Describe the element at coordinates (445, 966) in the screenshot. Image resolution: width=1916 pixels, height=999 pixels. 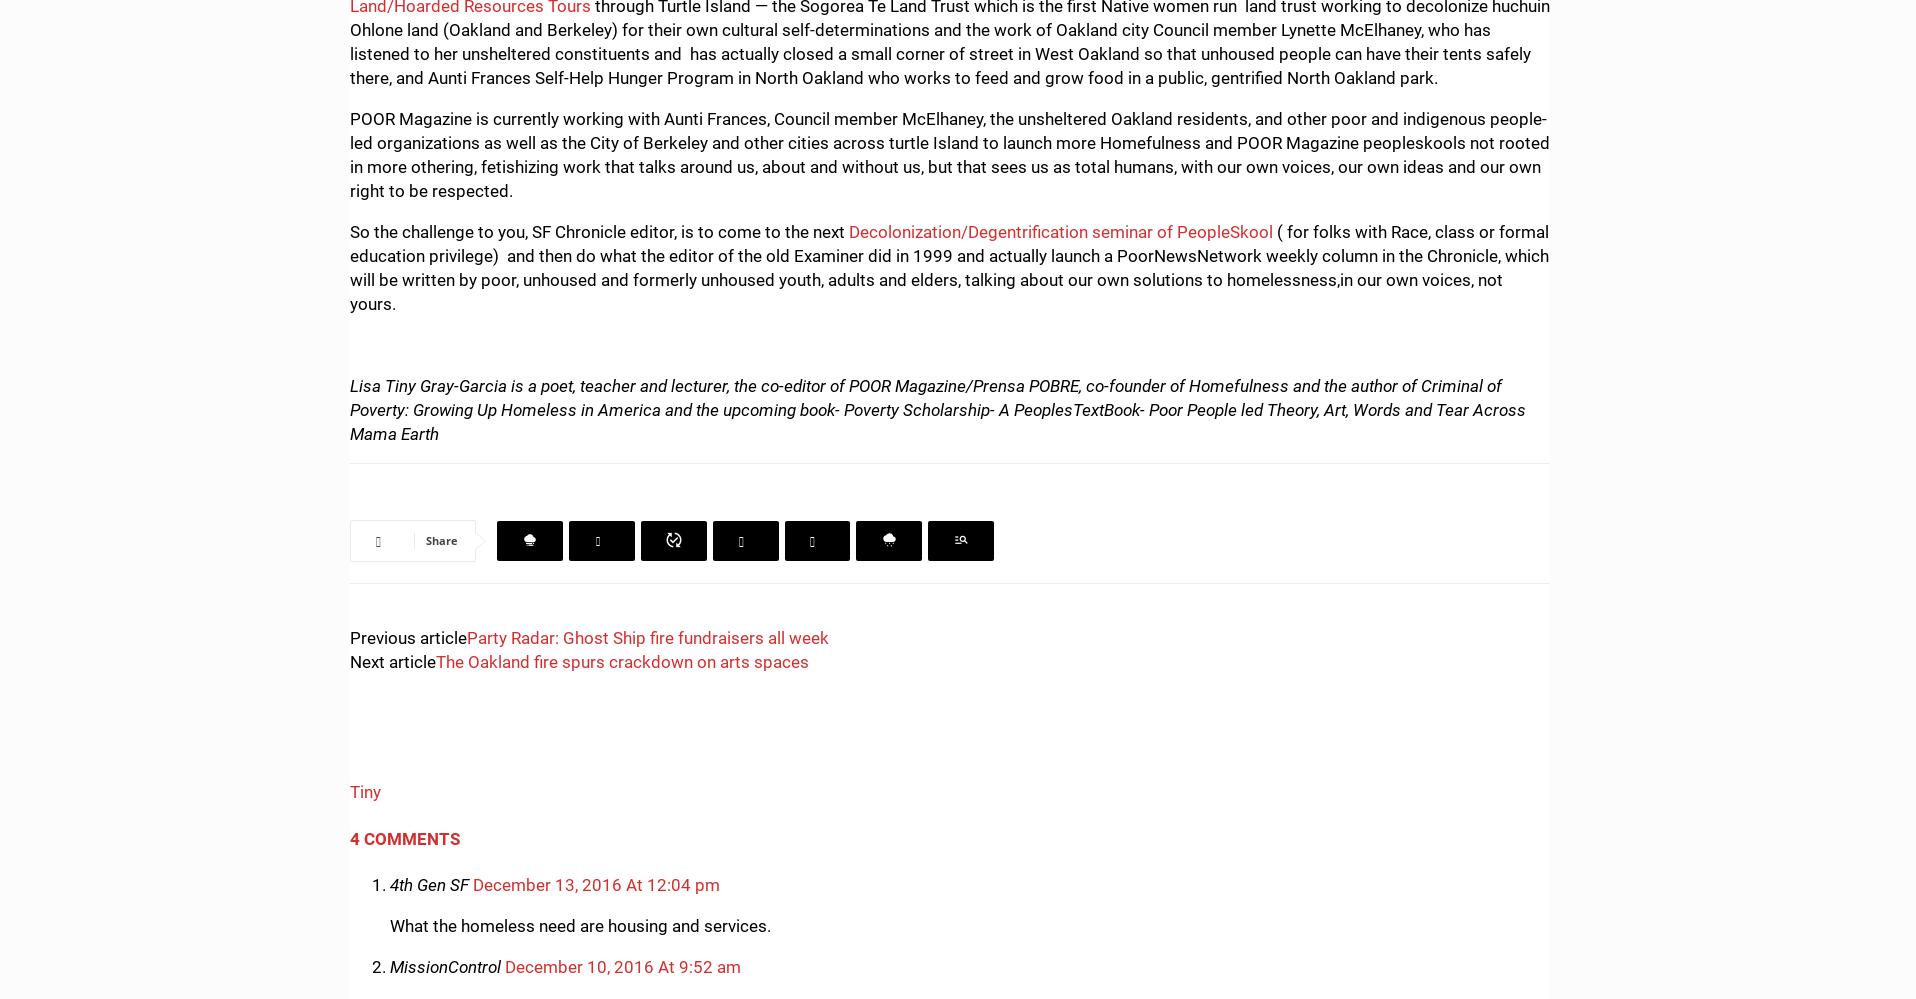
I see `'MissionControl'` at that location.